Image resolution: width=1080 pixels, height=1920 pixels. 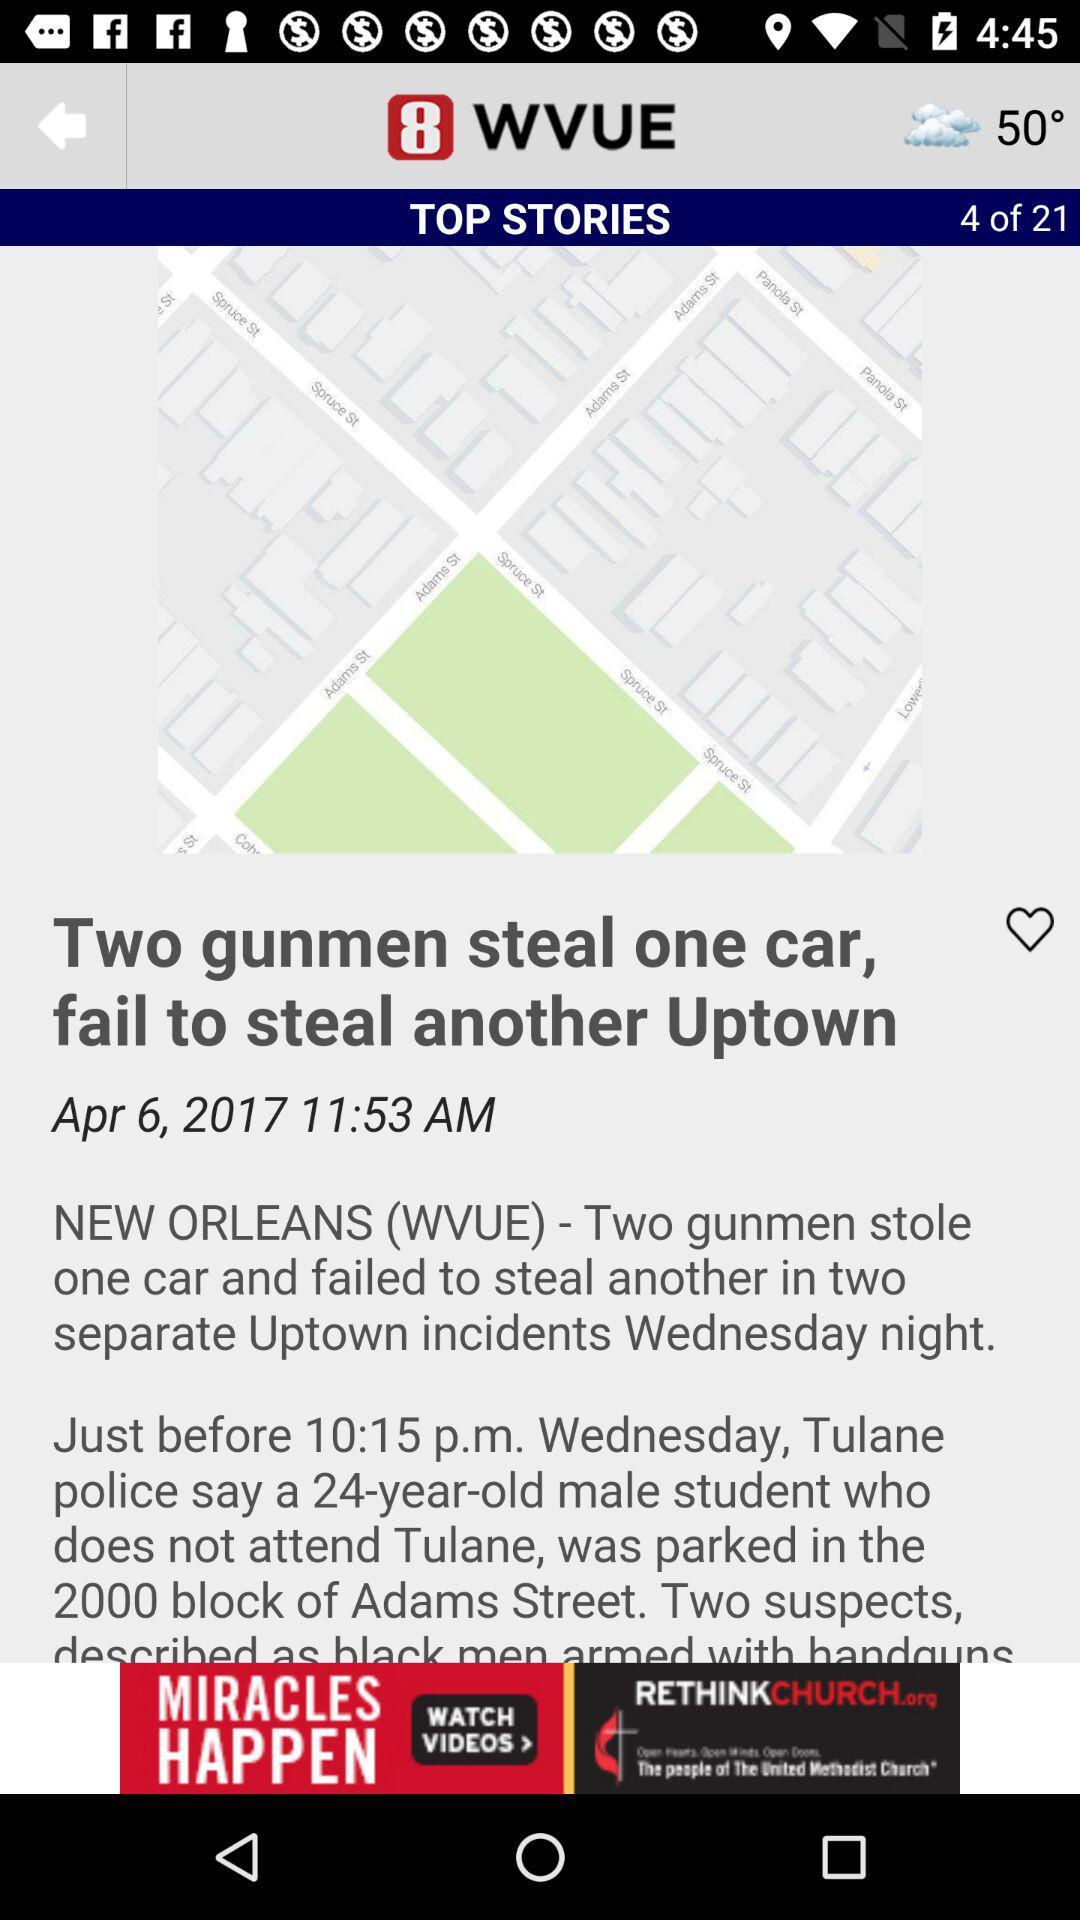 What do you see at coordinates (540, 1727) in the screenshot?
I see `open advertisement` at bounding box center [540, 1727].